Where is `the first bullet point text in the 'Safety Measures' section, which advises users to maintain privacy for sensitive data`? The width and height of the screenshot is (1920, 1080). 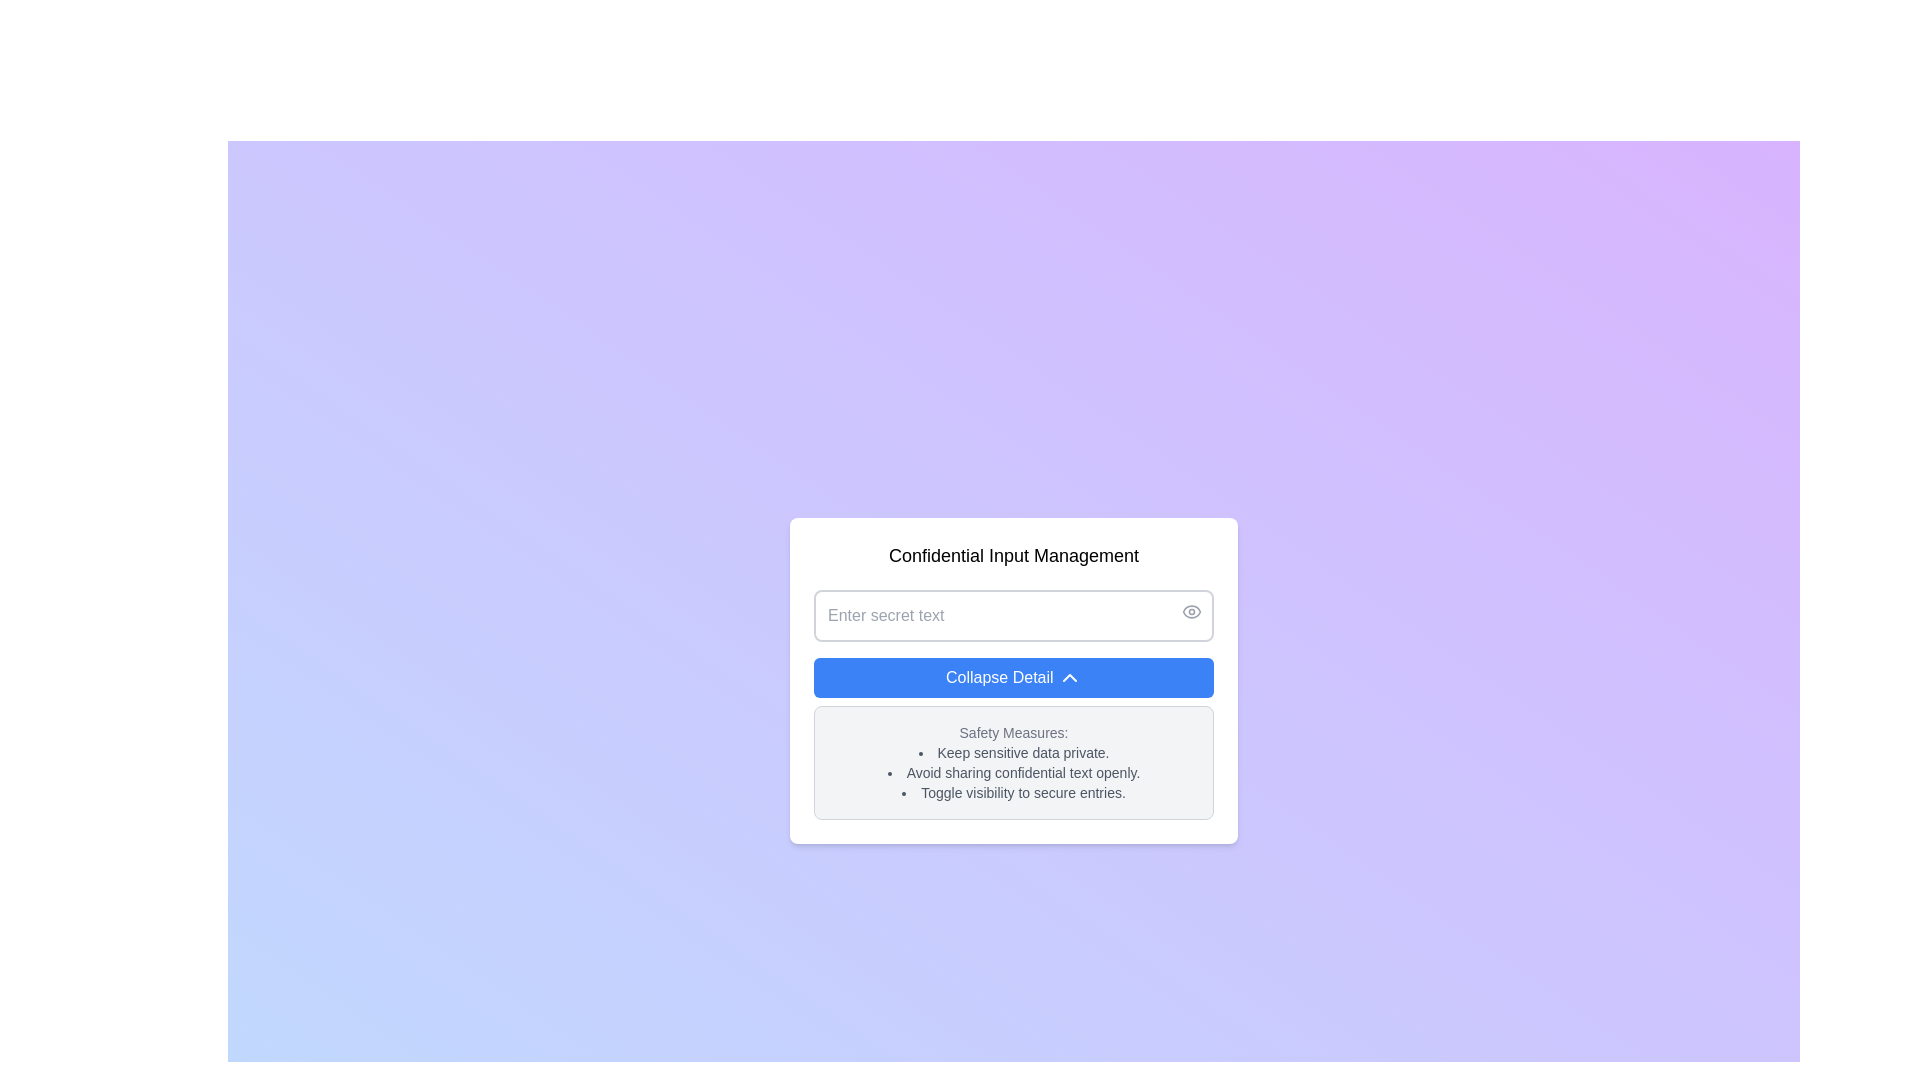
the first bullet point text in the 'Safety Measures' section, which advises users to maintain privacy for sensitive data is located at coordinates (1013, 752).